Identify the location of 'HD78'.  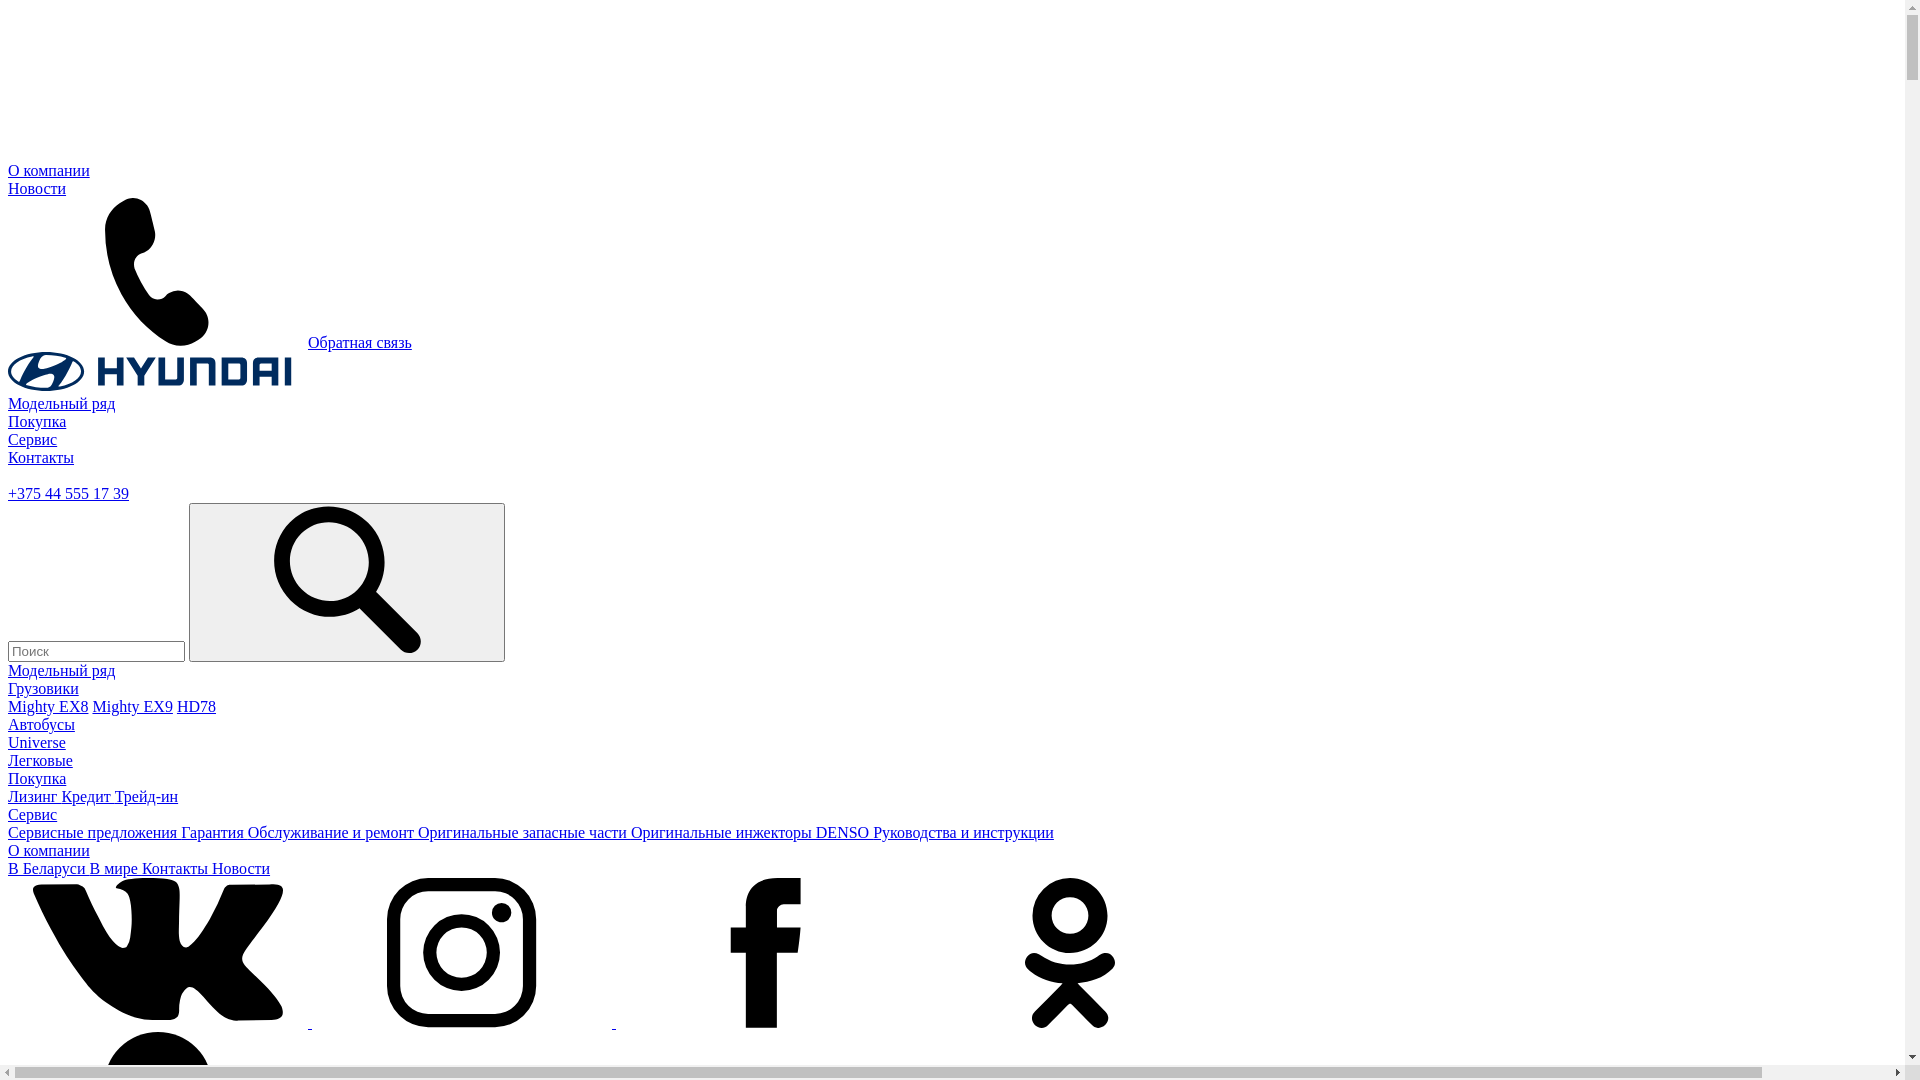
(177, 705).